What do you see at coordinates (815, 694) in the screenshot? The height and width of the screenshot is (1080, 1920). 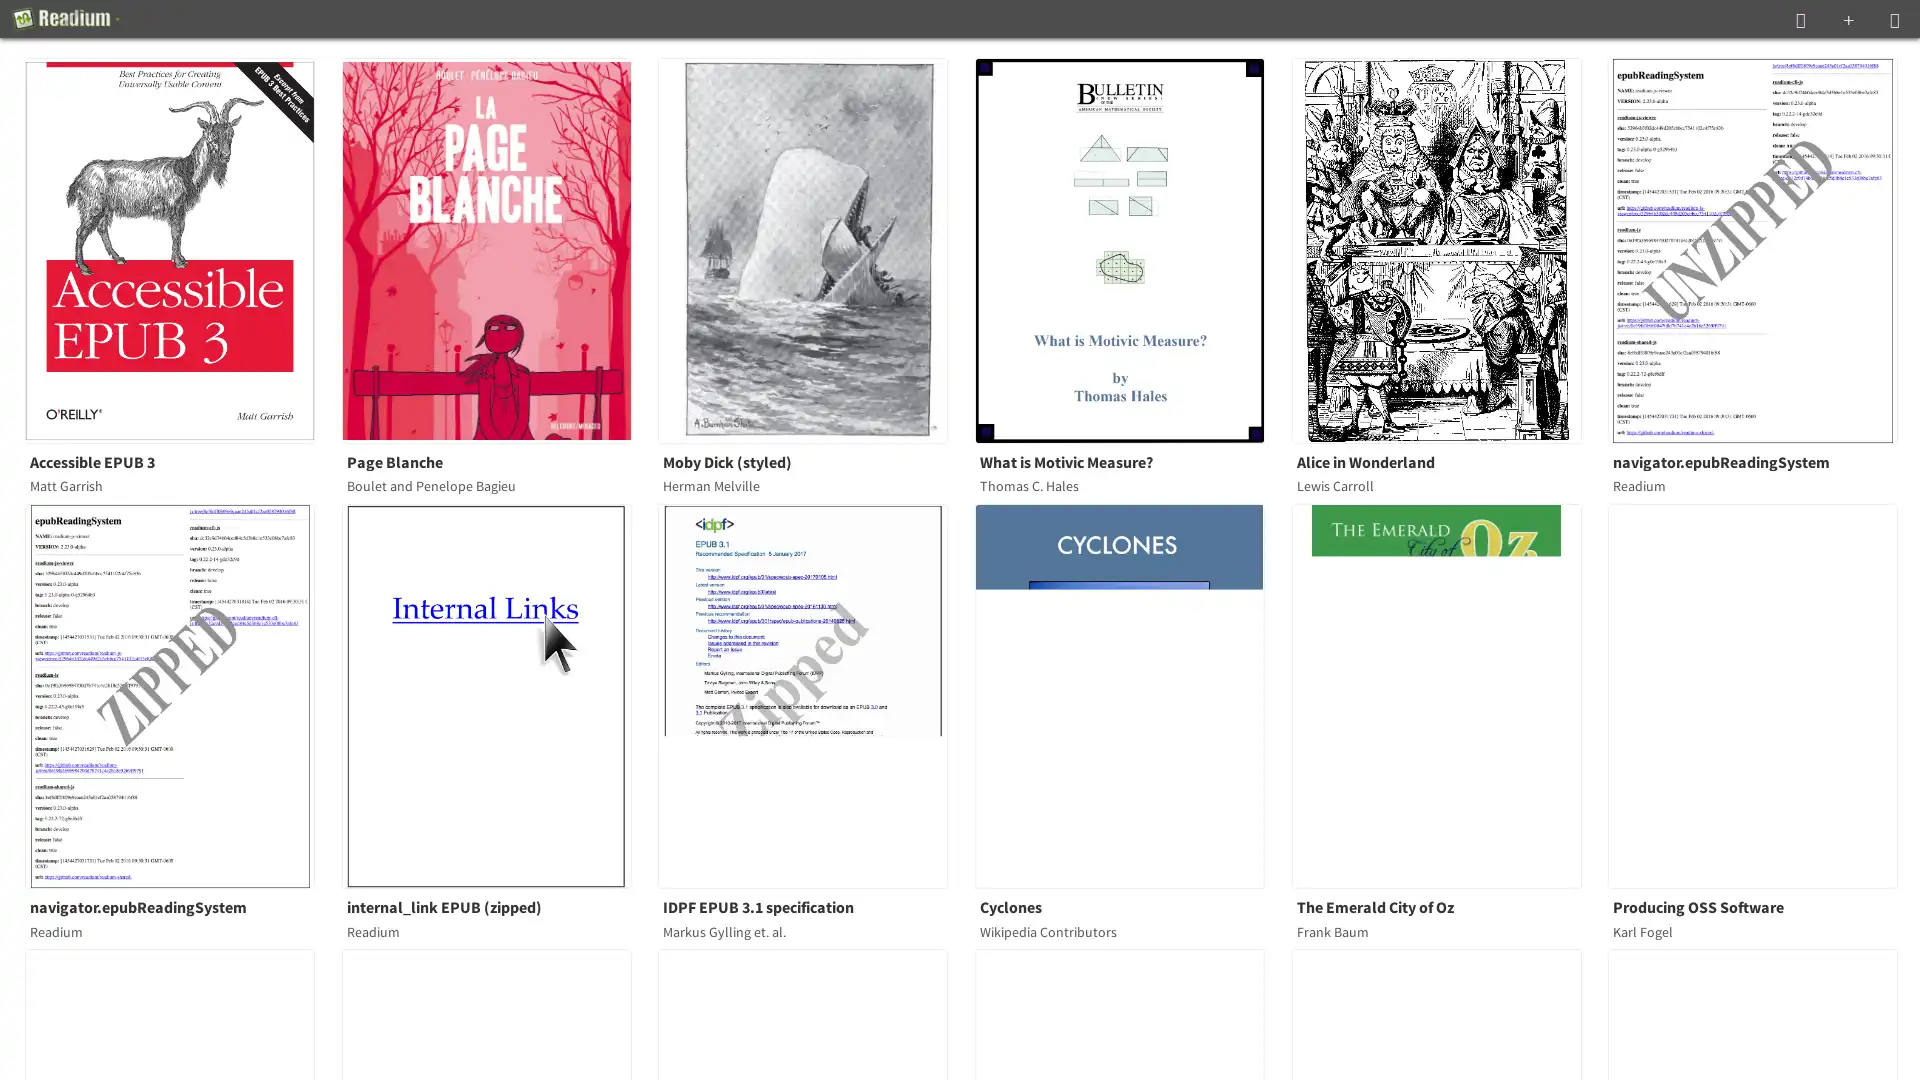 I see `(9) IDPF EPUB 3.1 specification` at bounding box center [815, 694].